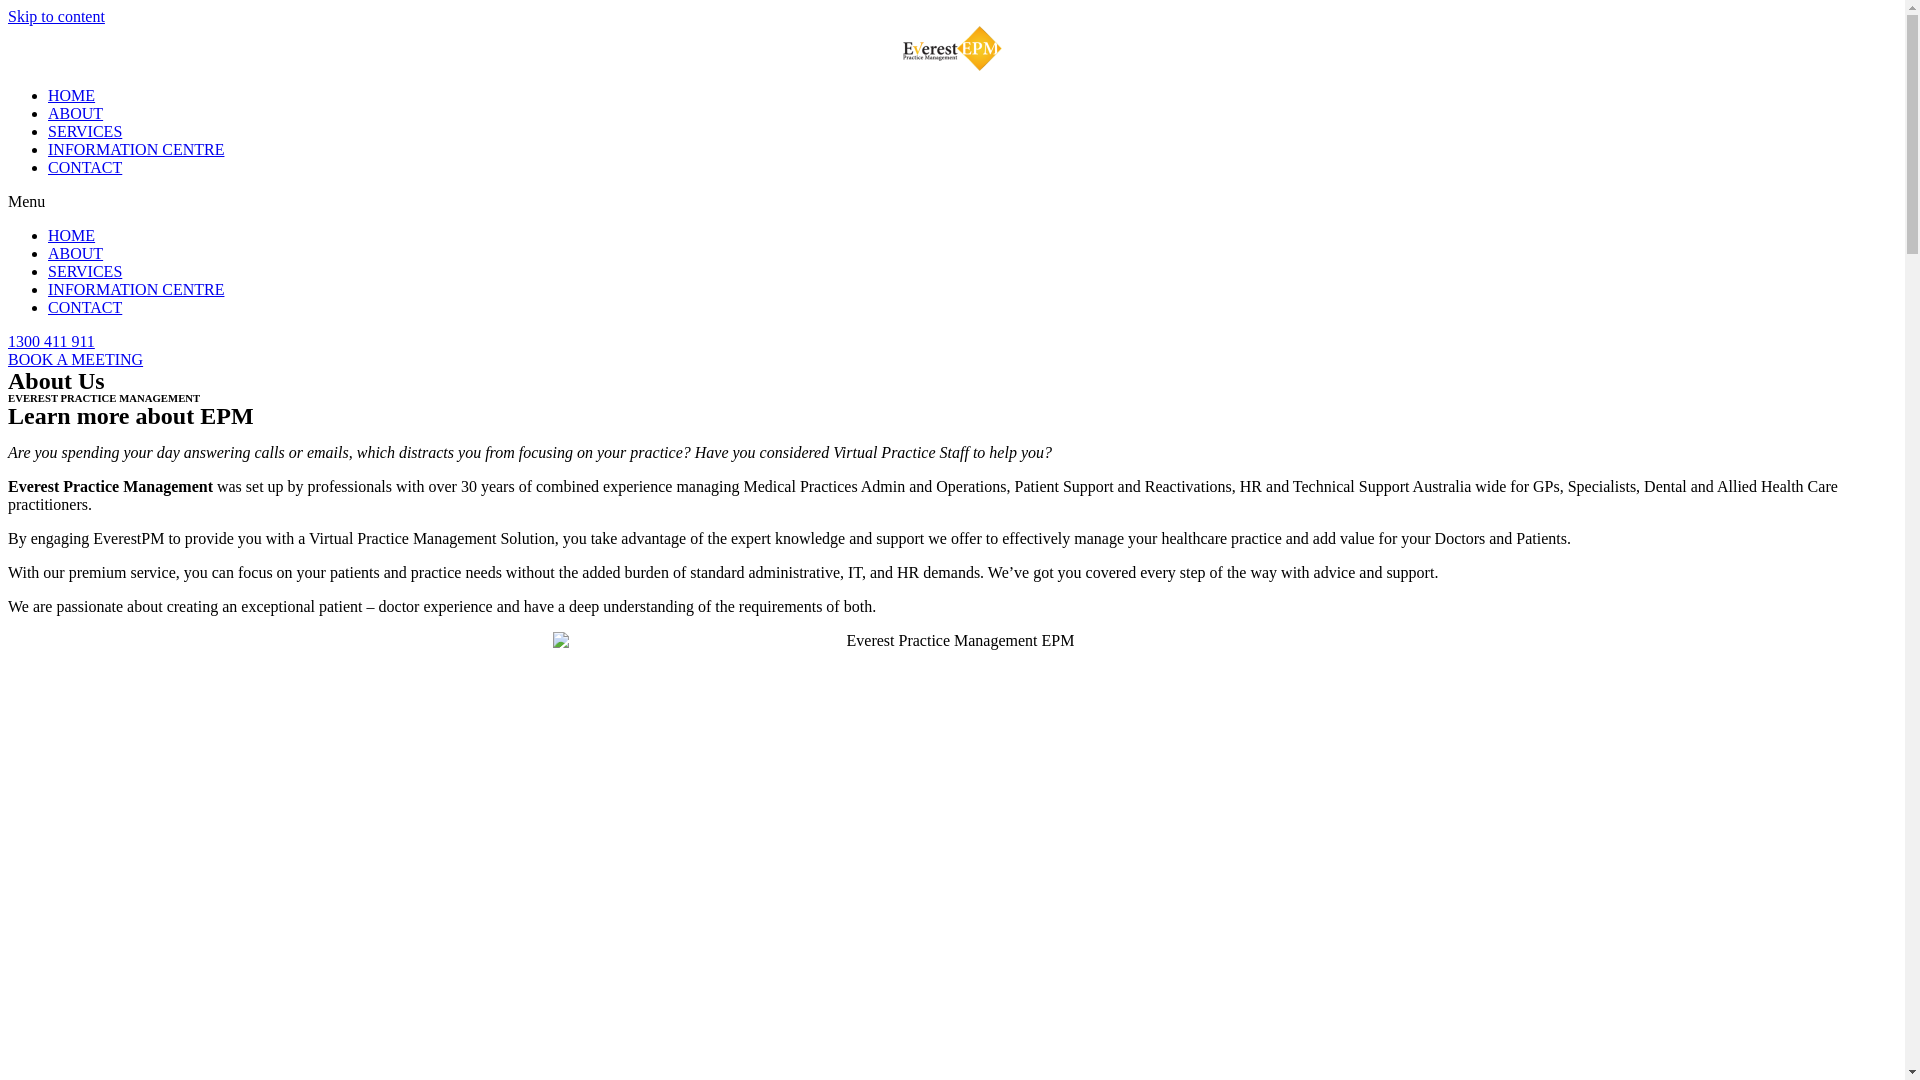 The height and width of the screenshot is (1080, 1920). I want to click on 'HOME', so click(71, 95).